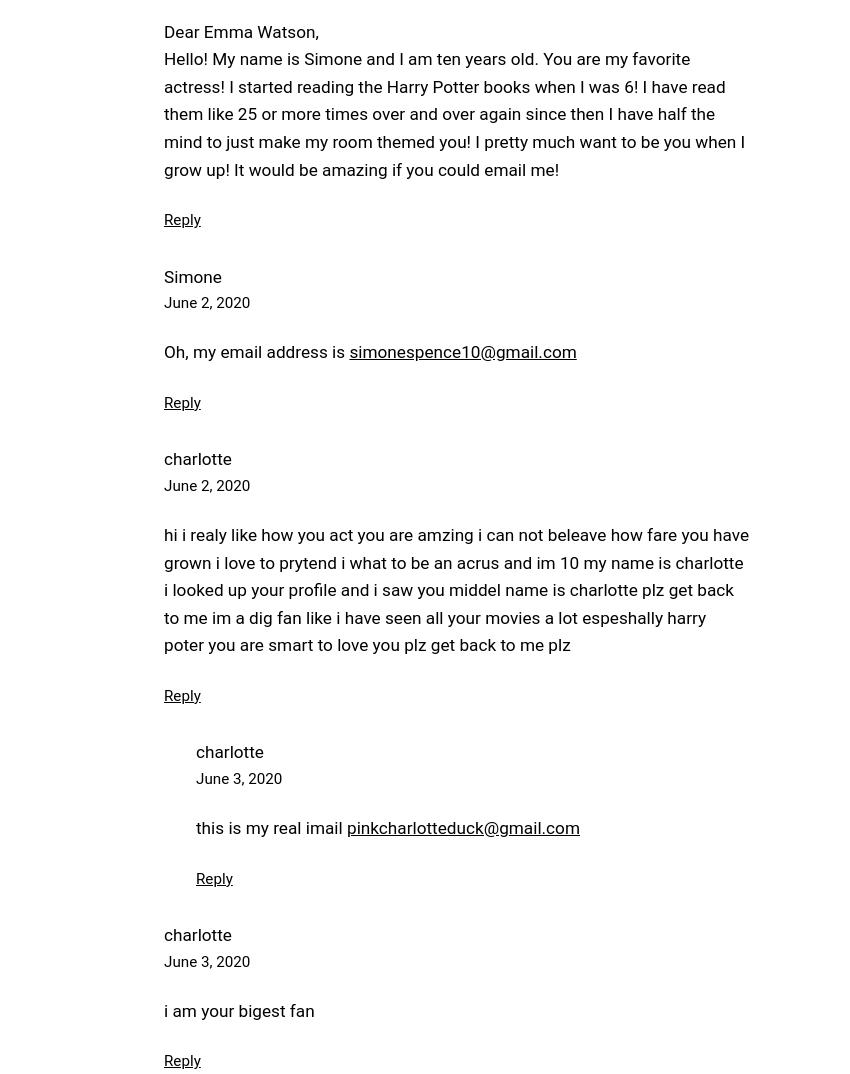 The width and height of the screenshot is (850, 1074). What do you see at coordinates (461, 827) in the screenshot?
I see `'pinkcharlotteduck@gmail.com'` at bounding box center [461, 827].